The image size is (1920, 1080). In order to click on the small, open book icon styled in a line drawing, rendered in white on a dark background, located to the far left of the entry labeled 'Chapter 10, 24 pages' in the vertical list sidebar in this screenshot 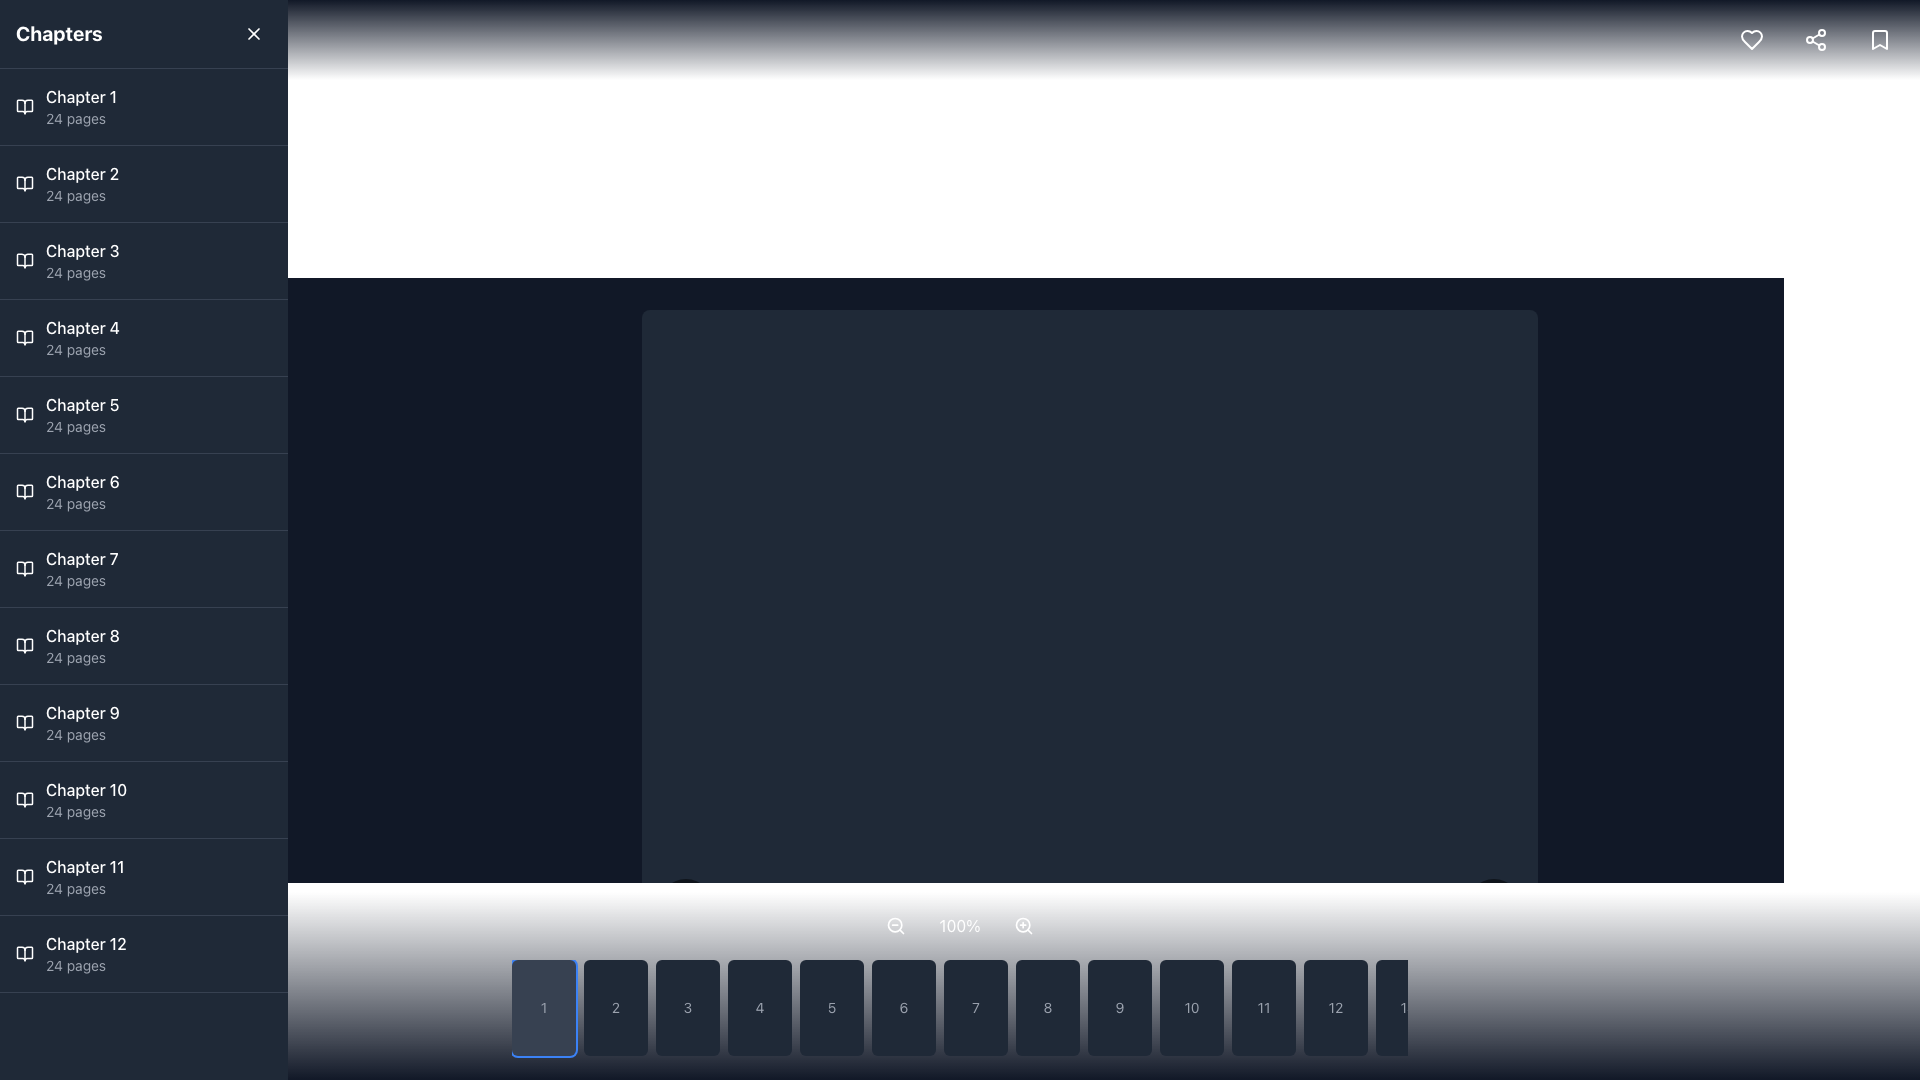, I will do `click(24, 798)`.